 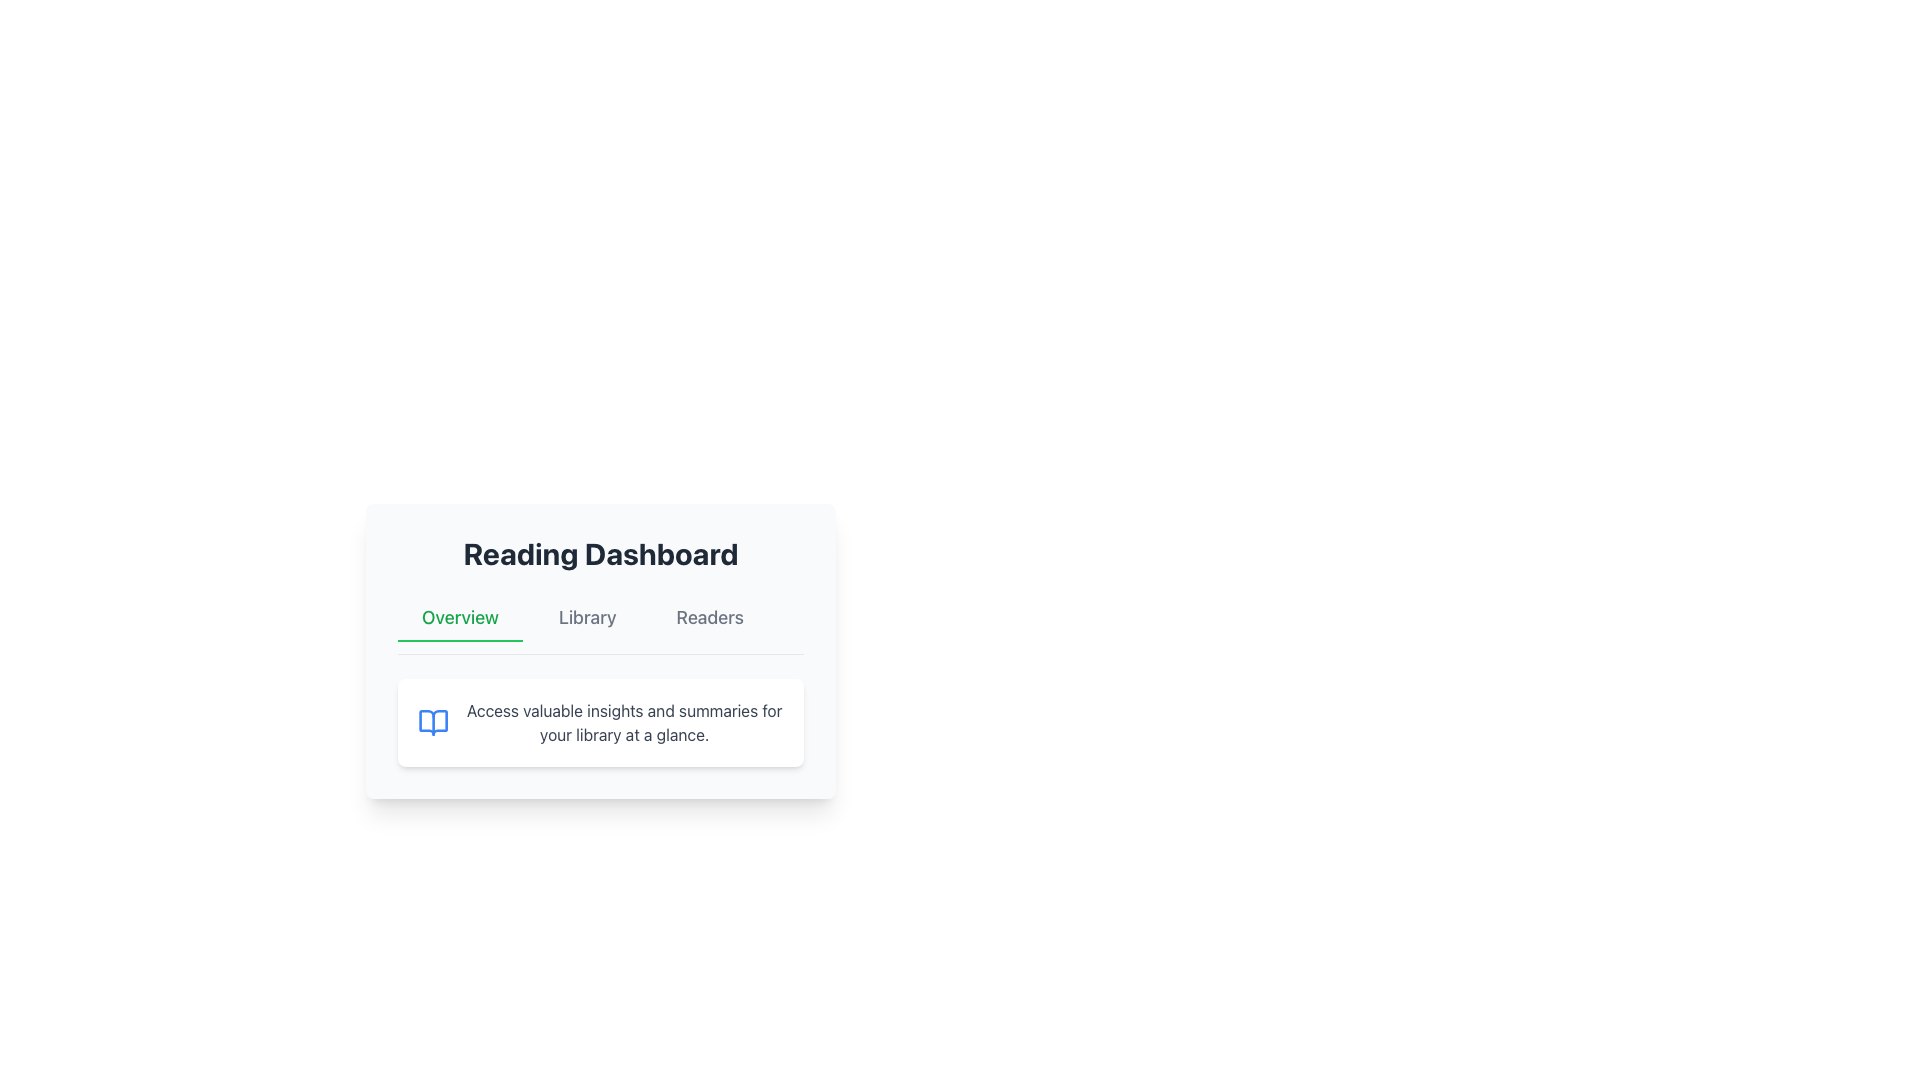 I want to click on the 'Overview' navigation tab, which is the first item in the horizontal navigation bar styled with a green border and text, located below the 'Reading Dashboard' heading, so click(x=459, y=617).